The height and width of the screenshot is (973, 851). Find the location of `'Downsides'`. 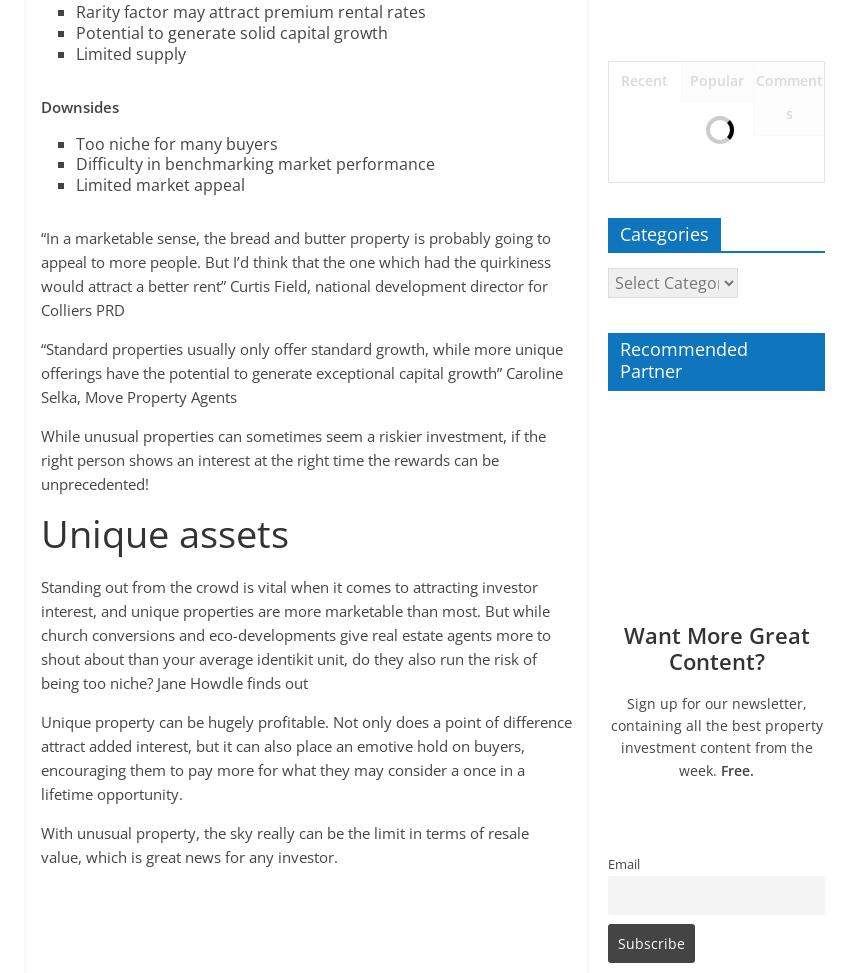

'Downsides' is located at coordinates (77, 104).